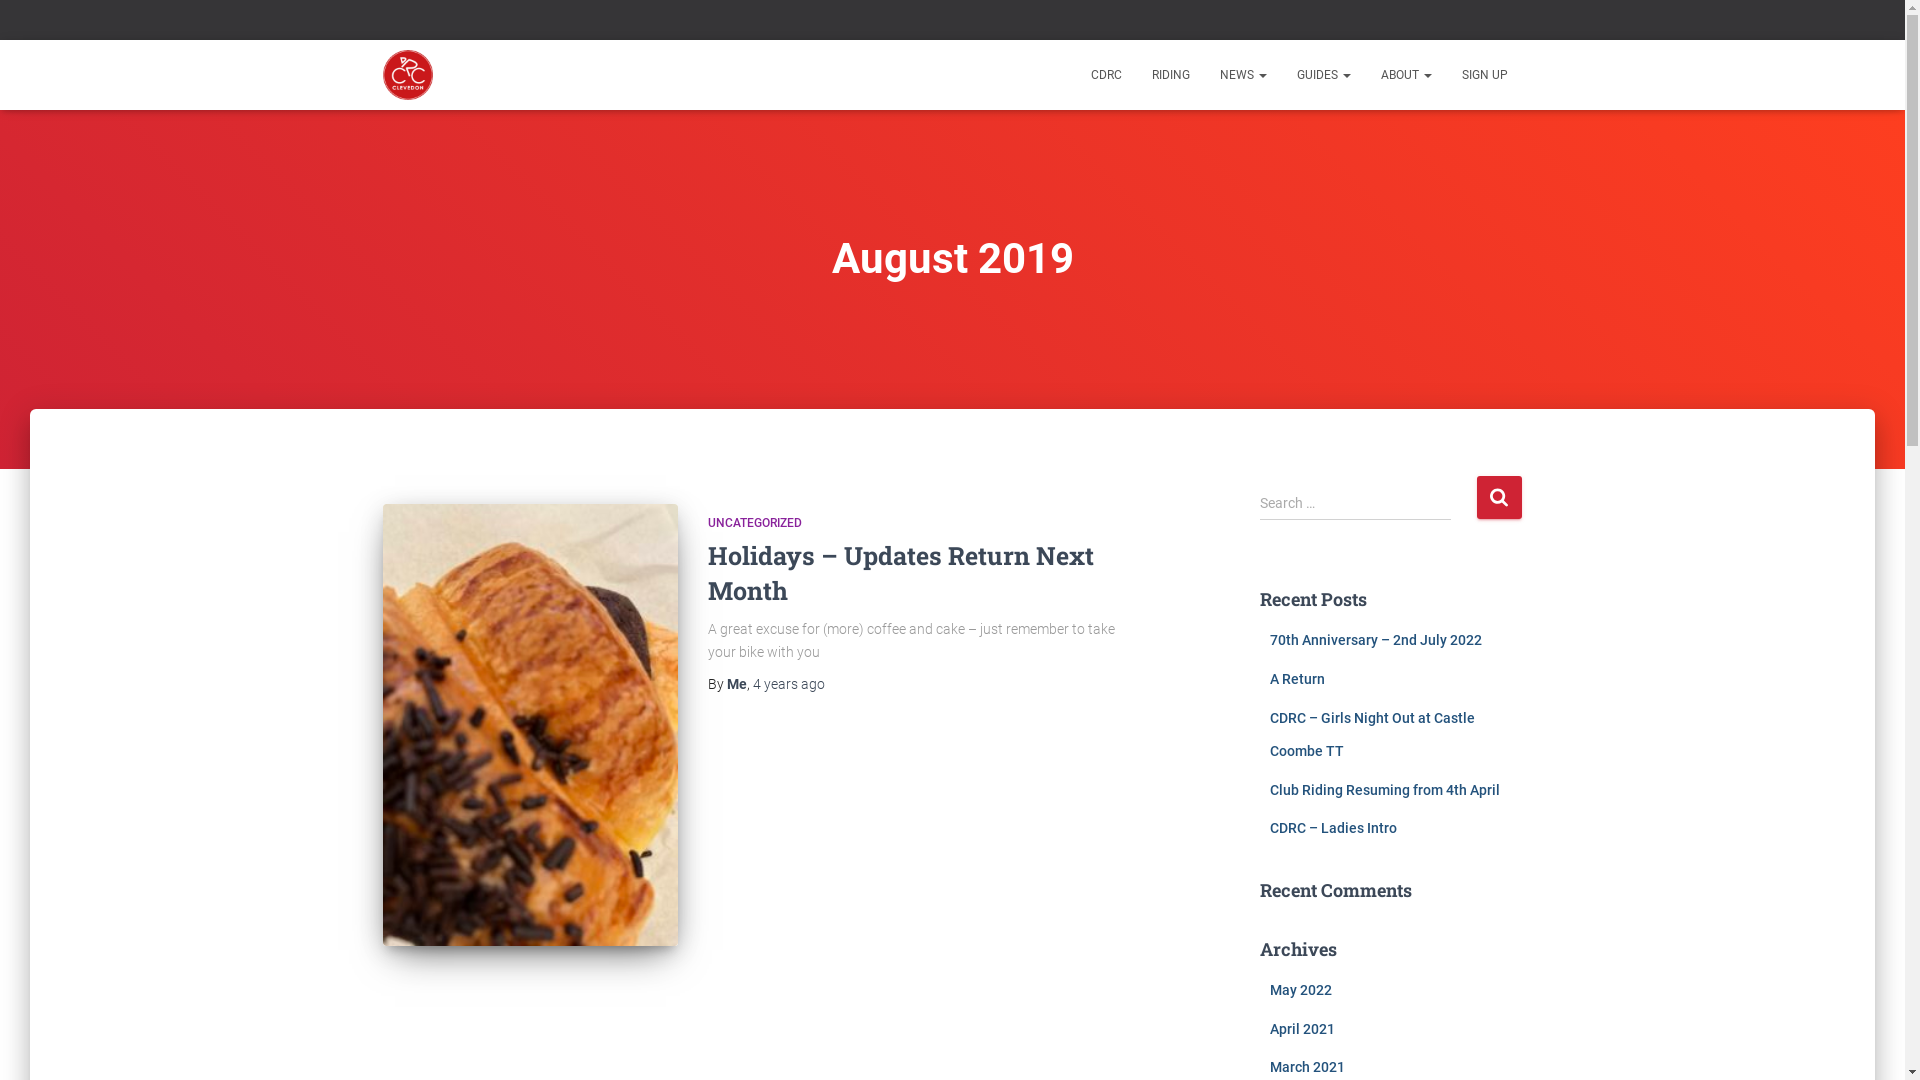 Image resolution: width=1920 pixels, height=1080 pixels. What do you see at coordinates (724, 682) in the screenshot?
I see `'Me'` at bounding box center [724, 682].